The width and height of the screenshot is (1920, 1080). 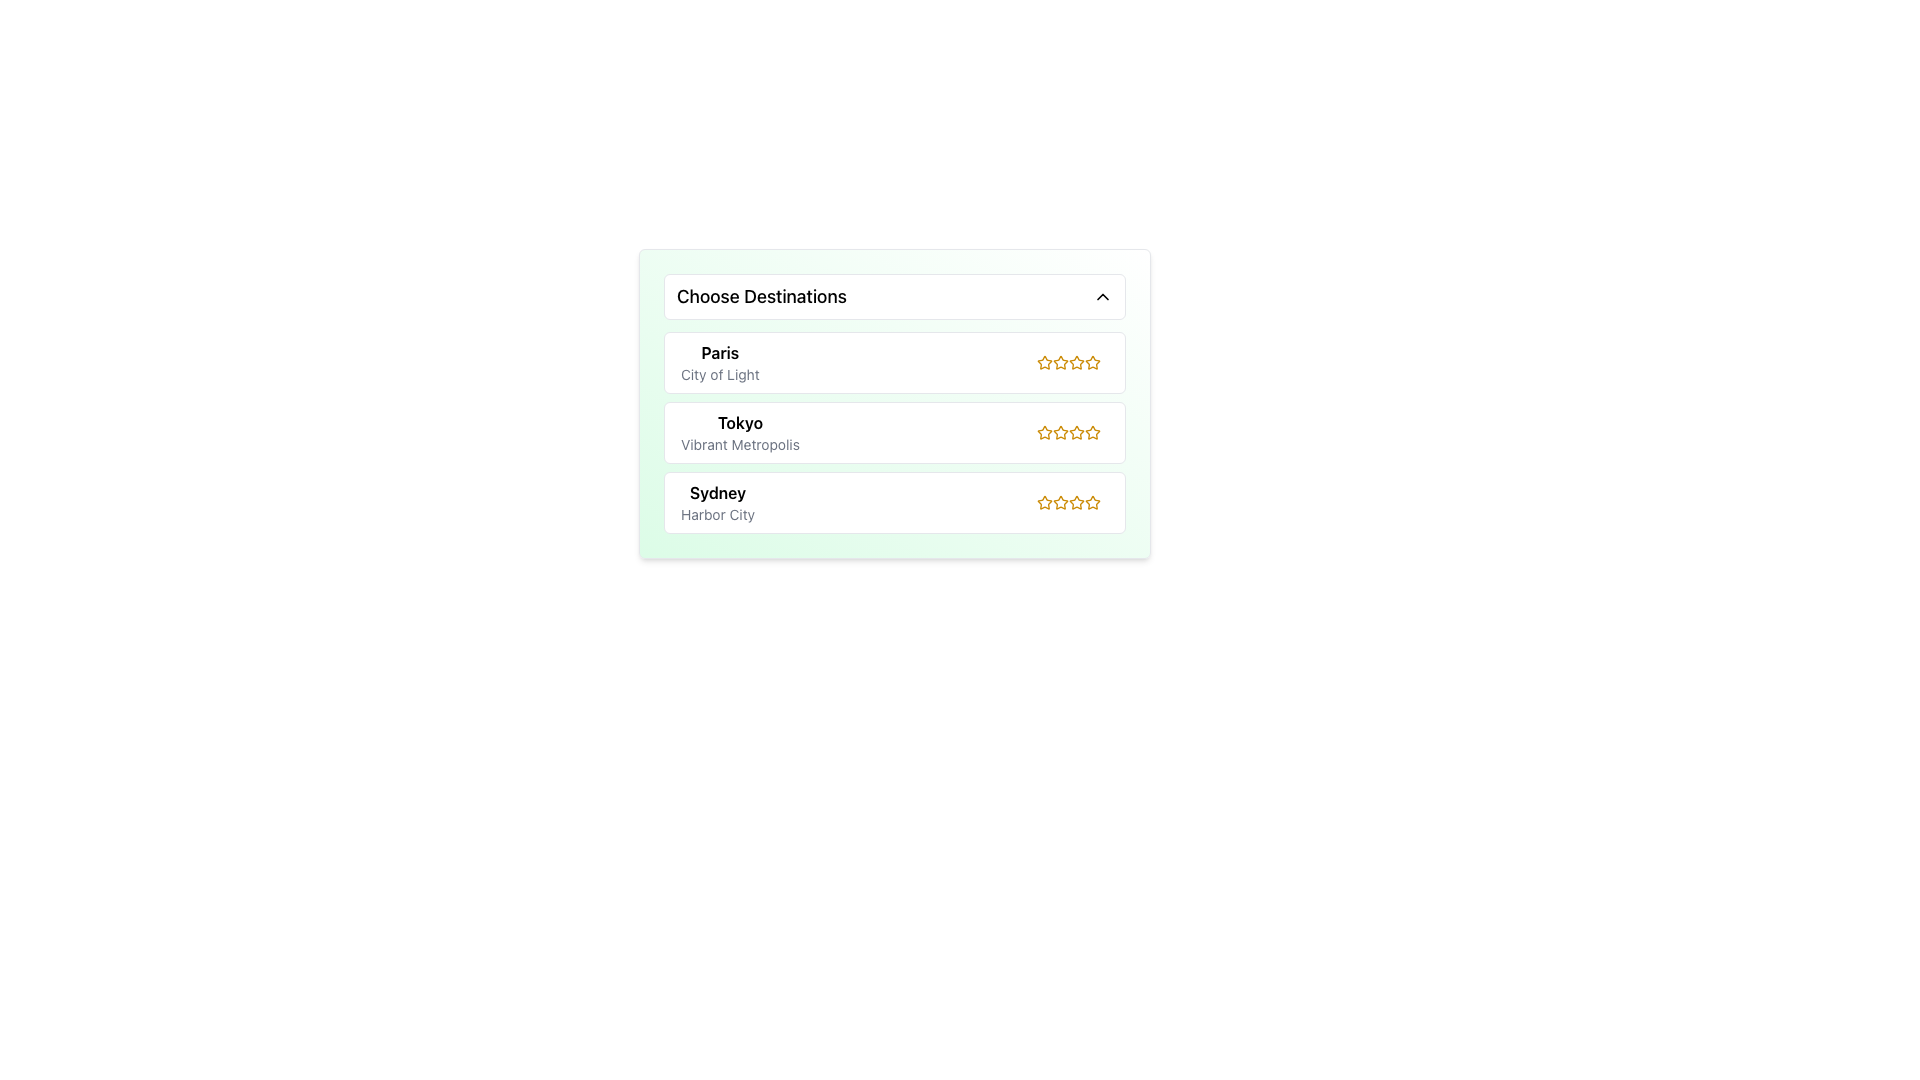 I want to click on the fourth star, so click(x=1068, y=362).